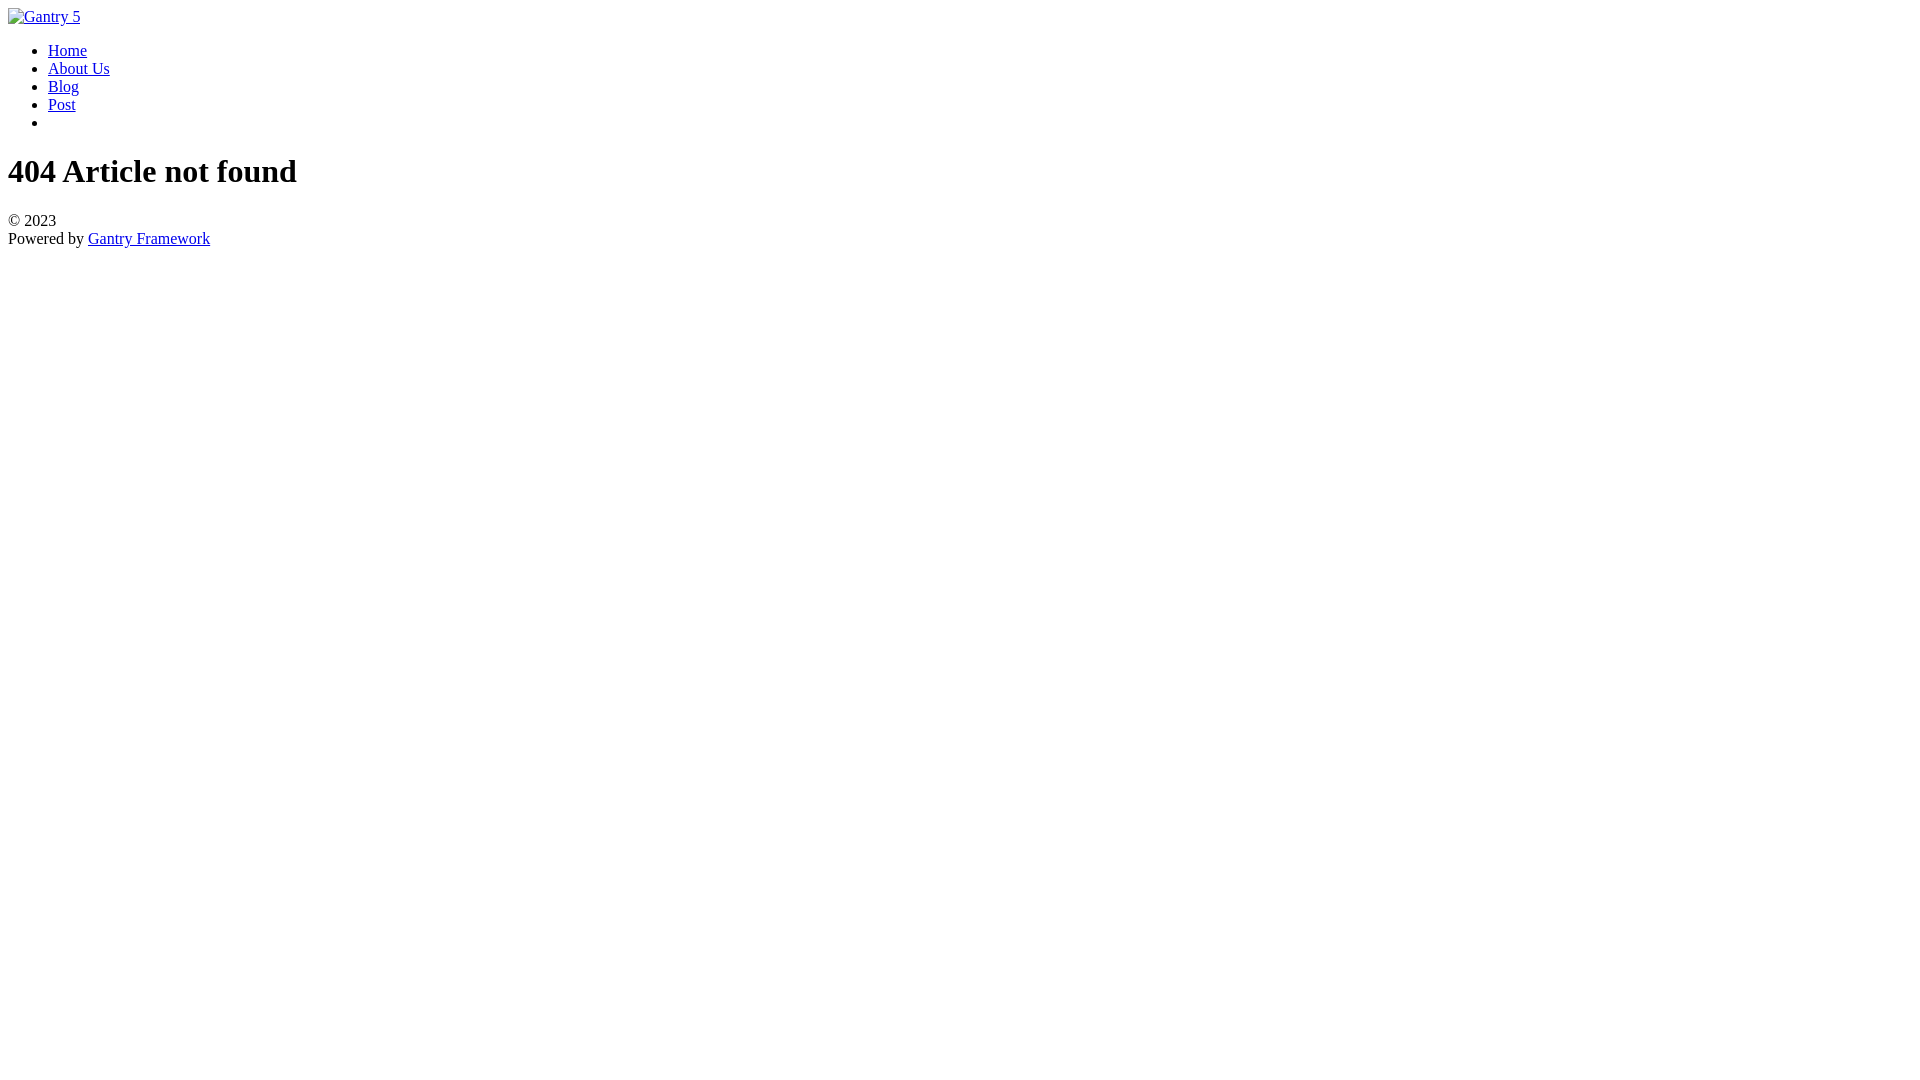  I want to click on 'Post', so click(62, 104).